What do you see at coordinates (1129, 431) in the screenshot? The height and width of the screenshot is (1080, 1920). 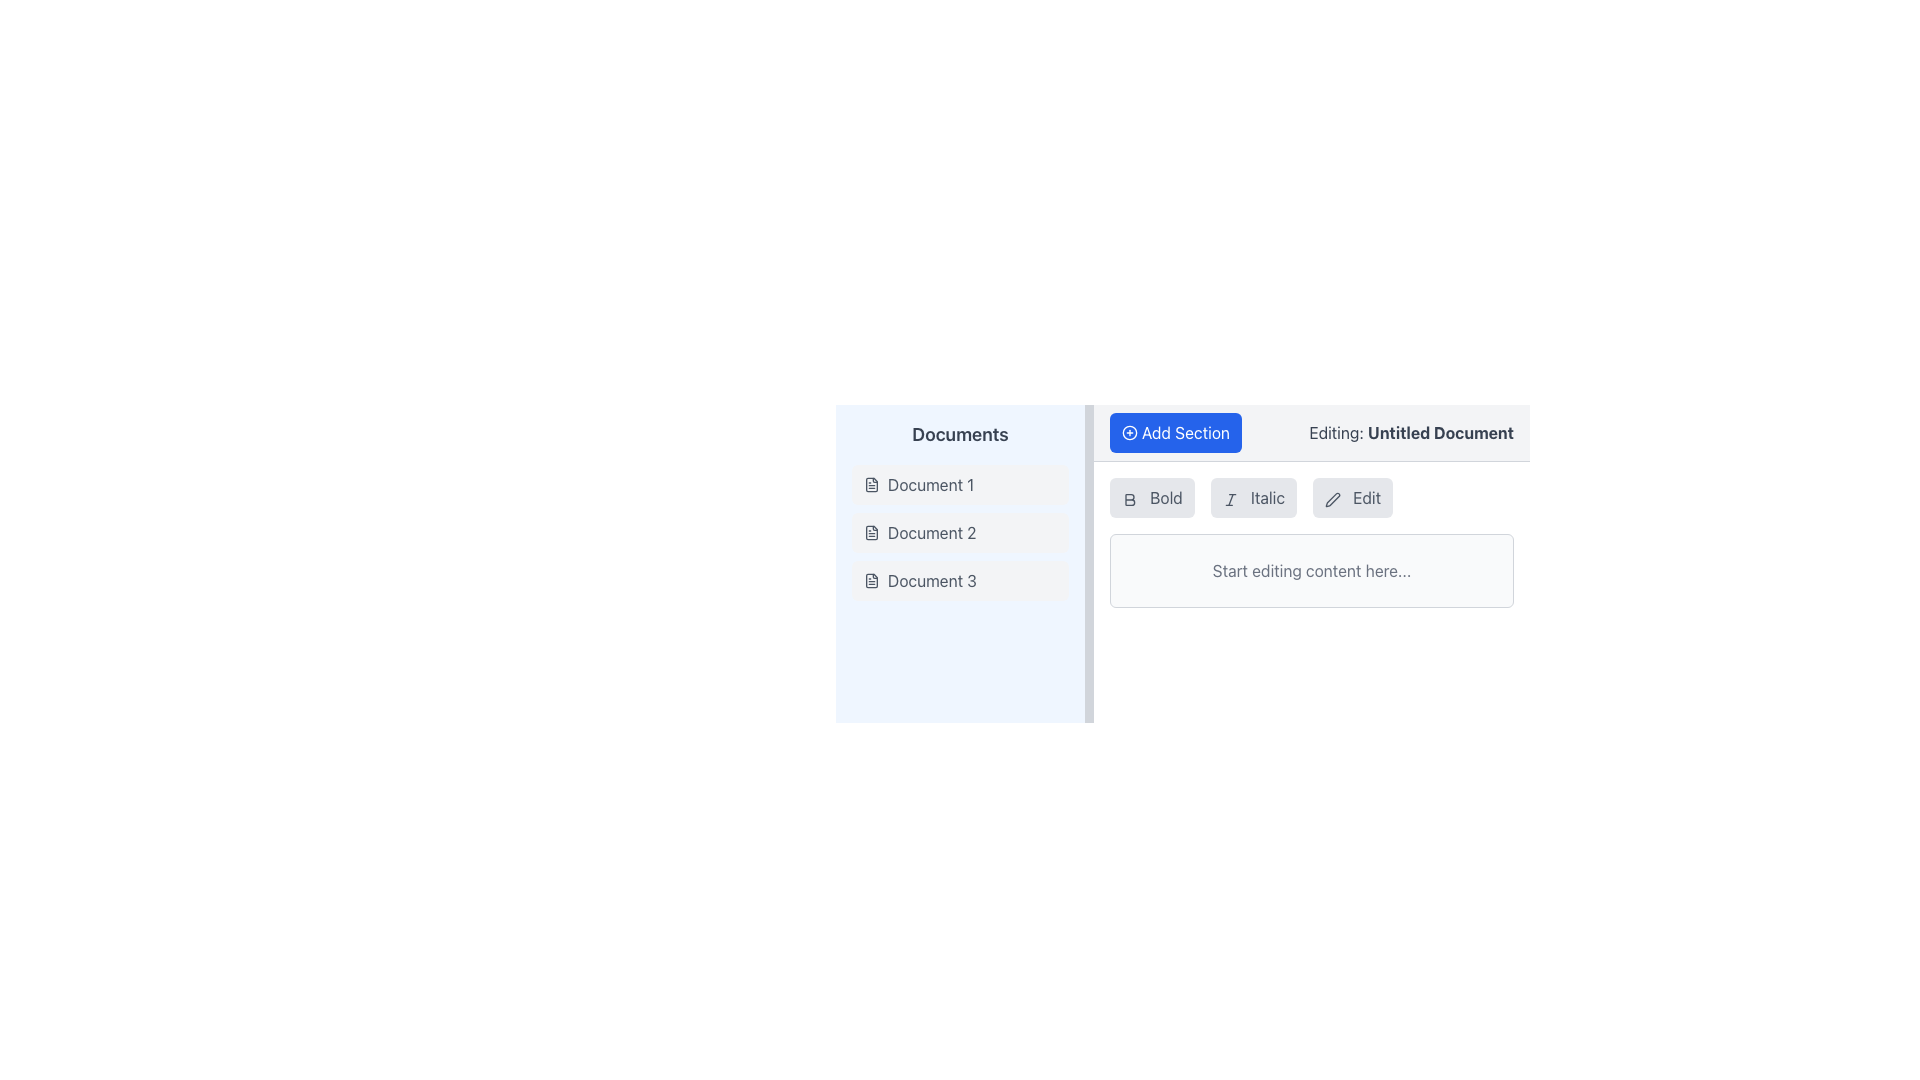 I see `the circular icon with a plus symbol inside it, which is styled using the 'lucide-circle-plus' class, located to the left of the 'Add Section' button` at bounding box center [1129, 431].